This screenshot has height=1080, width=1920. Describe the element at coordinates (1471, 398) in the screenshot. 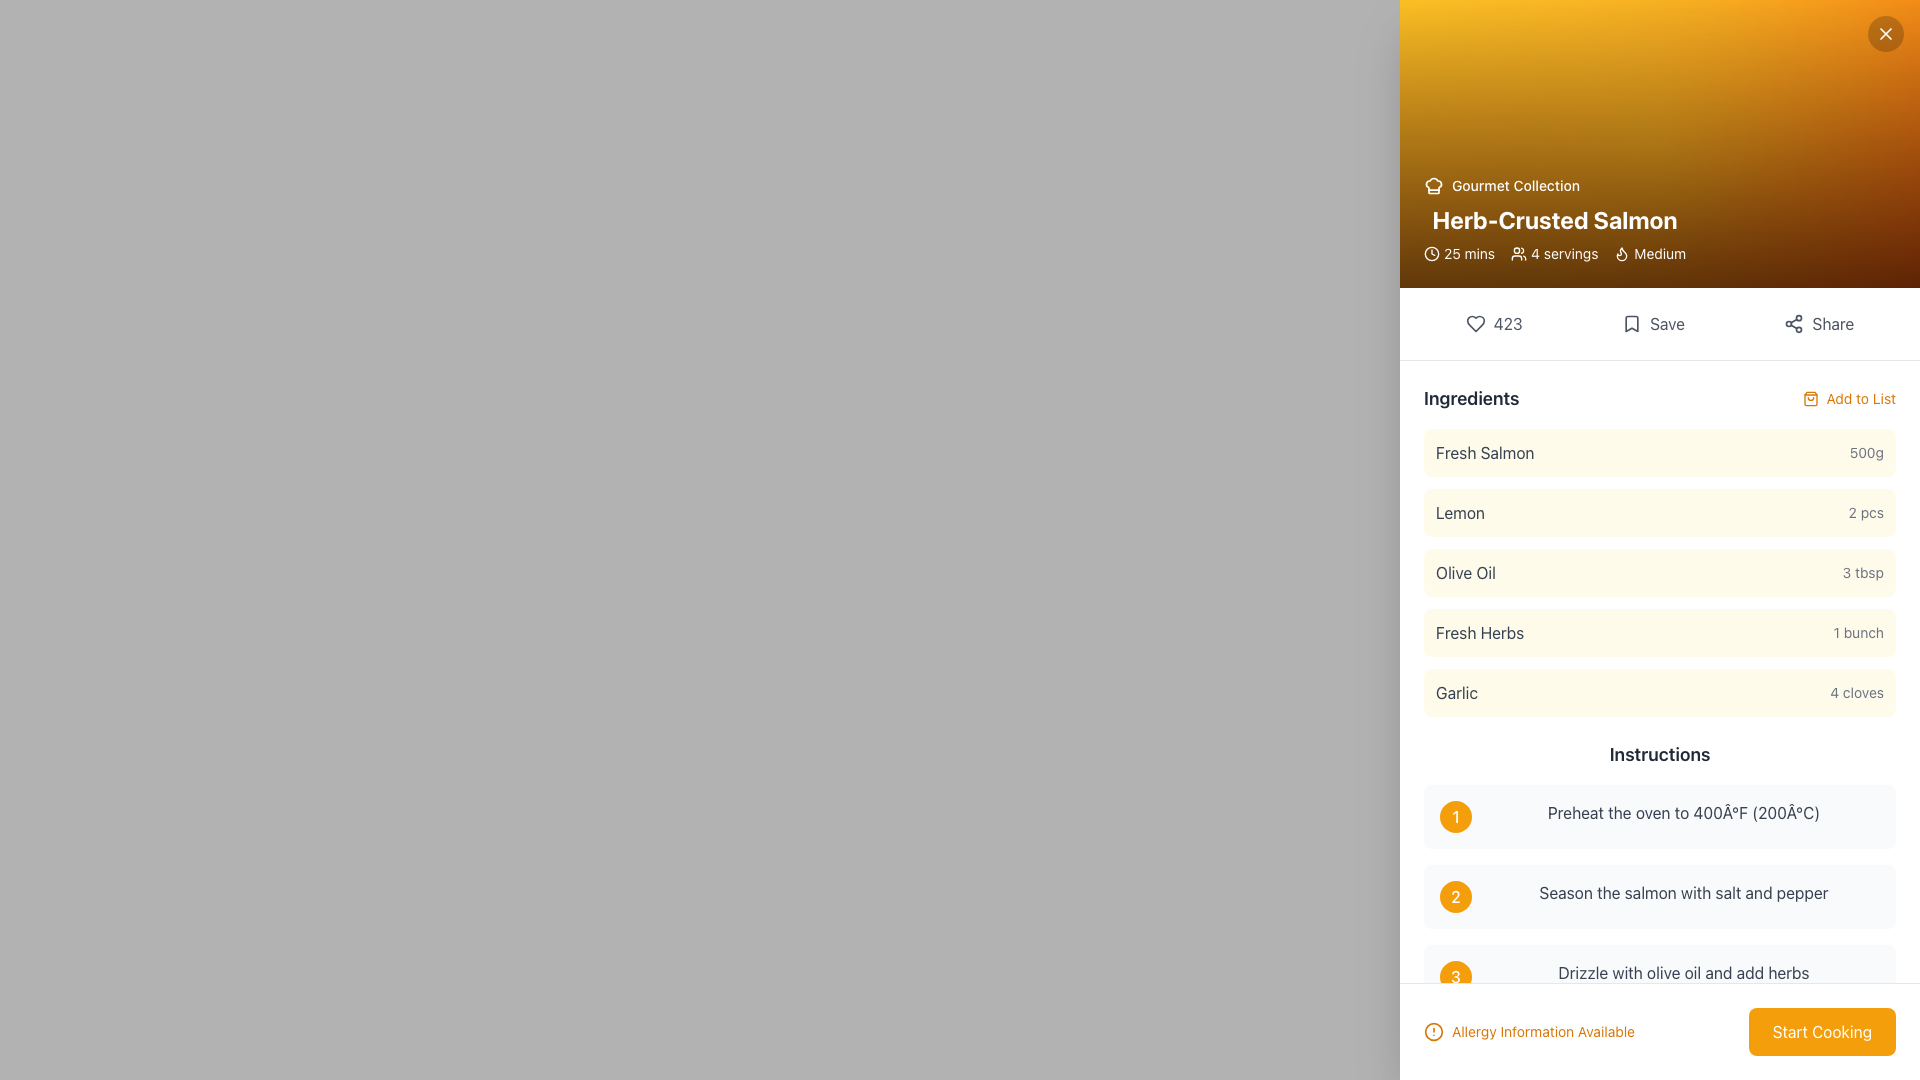

I see `the section title or header that indicates the beginning of the ingredients list for a recipe, located in the top left region of the section under the recipe information` at that location.